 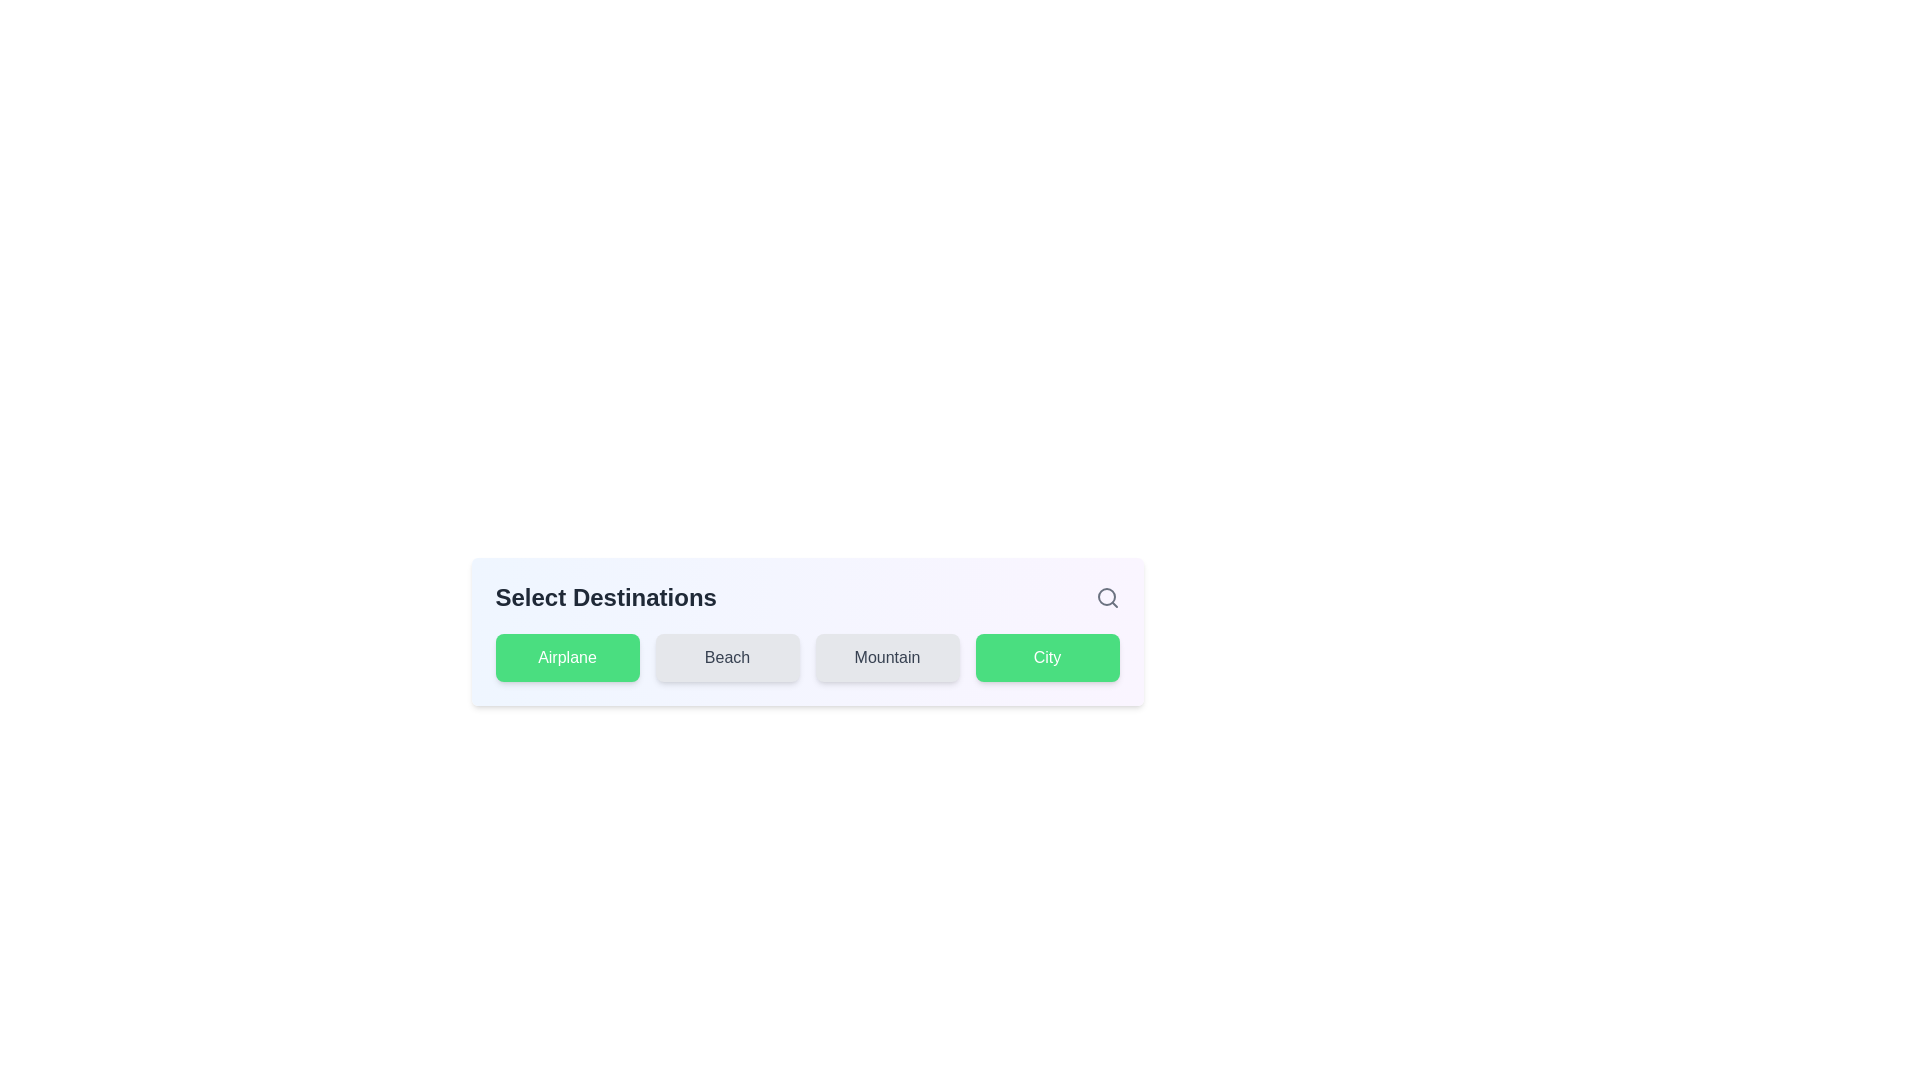 What do you see at coordinates (886, 658) in the screenshot?
I see `the item Mountain` at bounding box center [886, 658].